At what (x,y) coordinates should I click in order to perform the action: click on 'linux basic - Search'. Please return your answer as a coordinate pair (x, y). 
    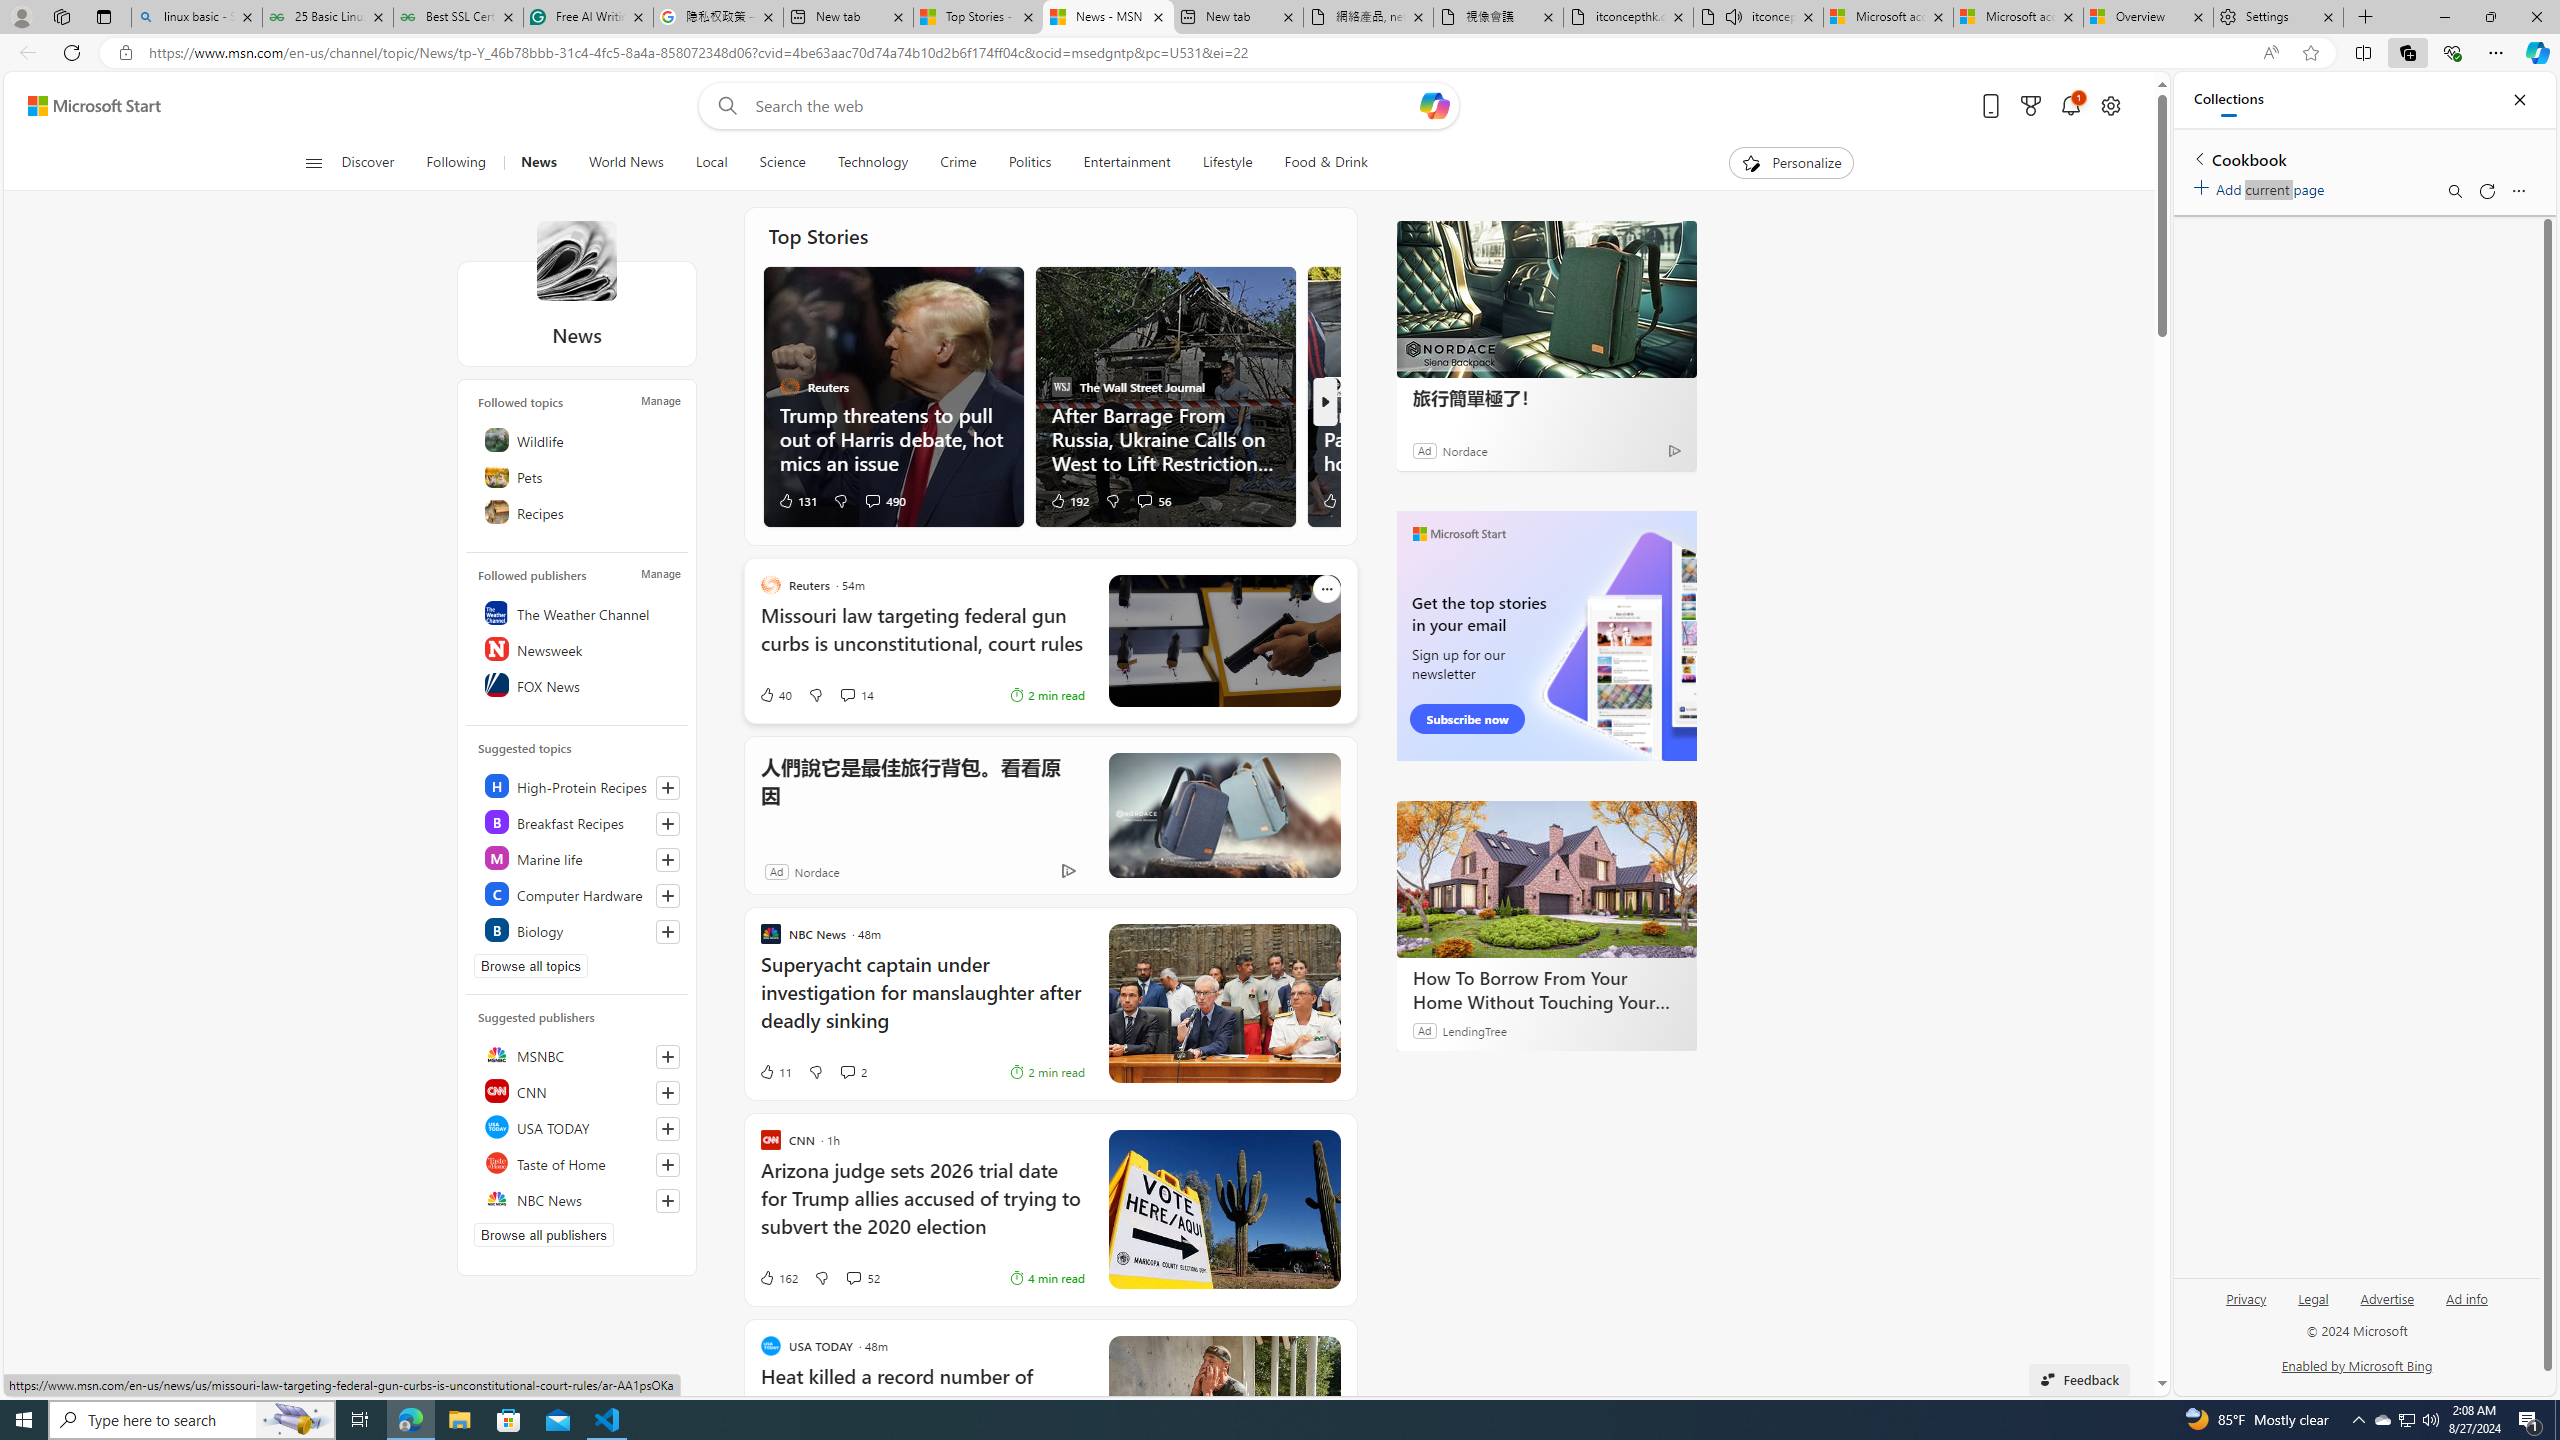
    Looking at the image, I should click on (196, 16).